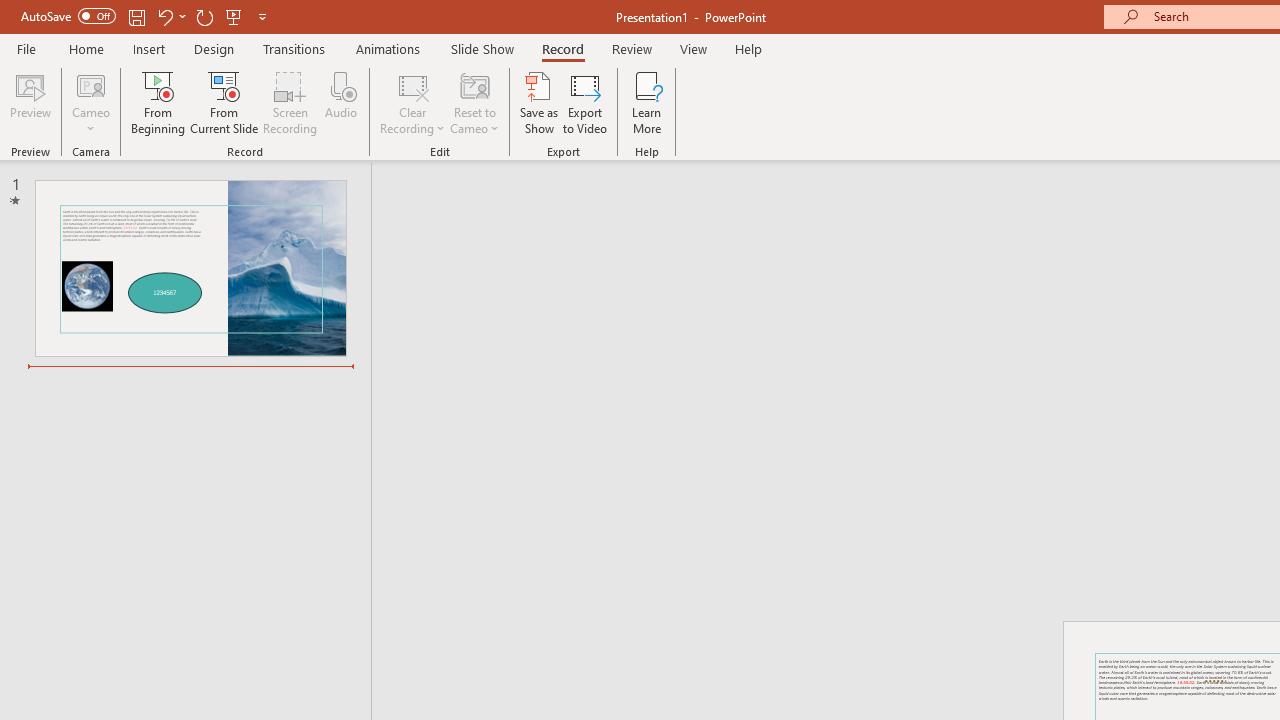 Image resolution: width=1280 pixels, height=720 pixels. What do you see at coordinates (693, 48) in the screenshot?
I see `'View'` at bounding box center [693, 48].